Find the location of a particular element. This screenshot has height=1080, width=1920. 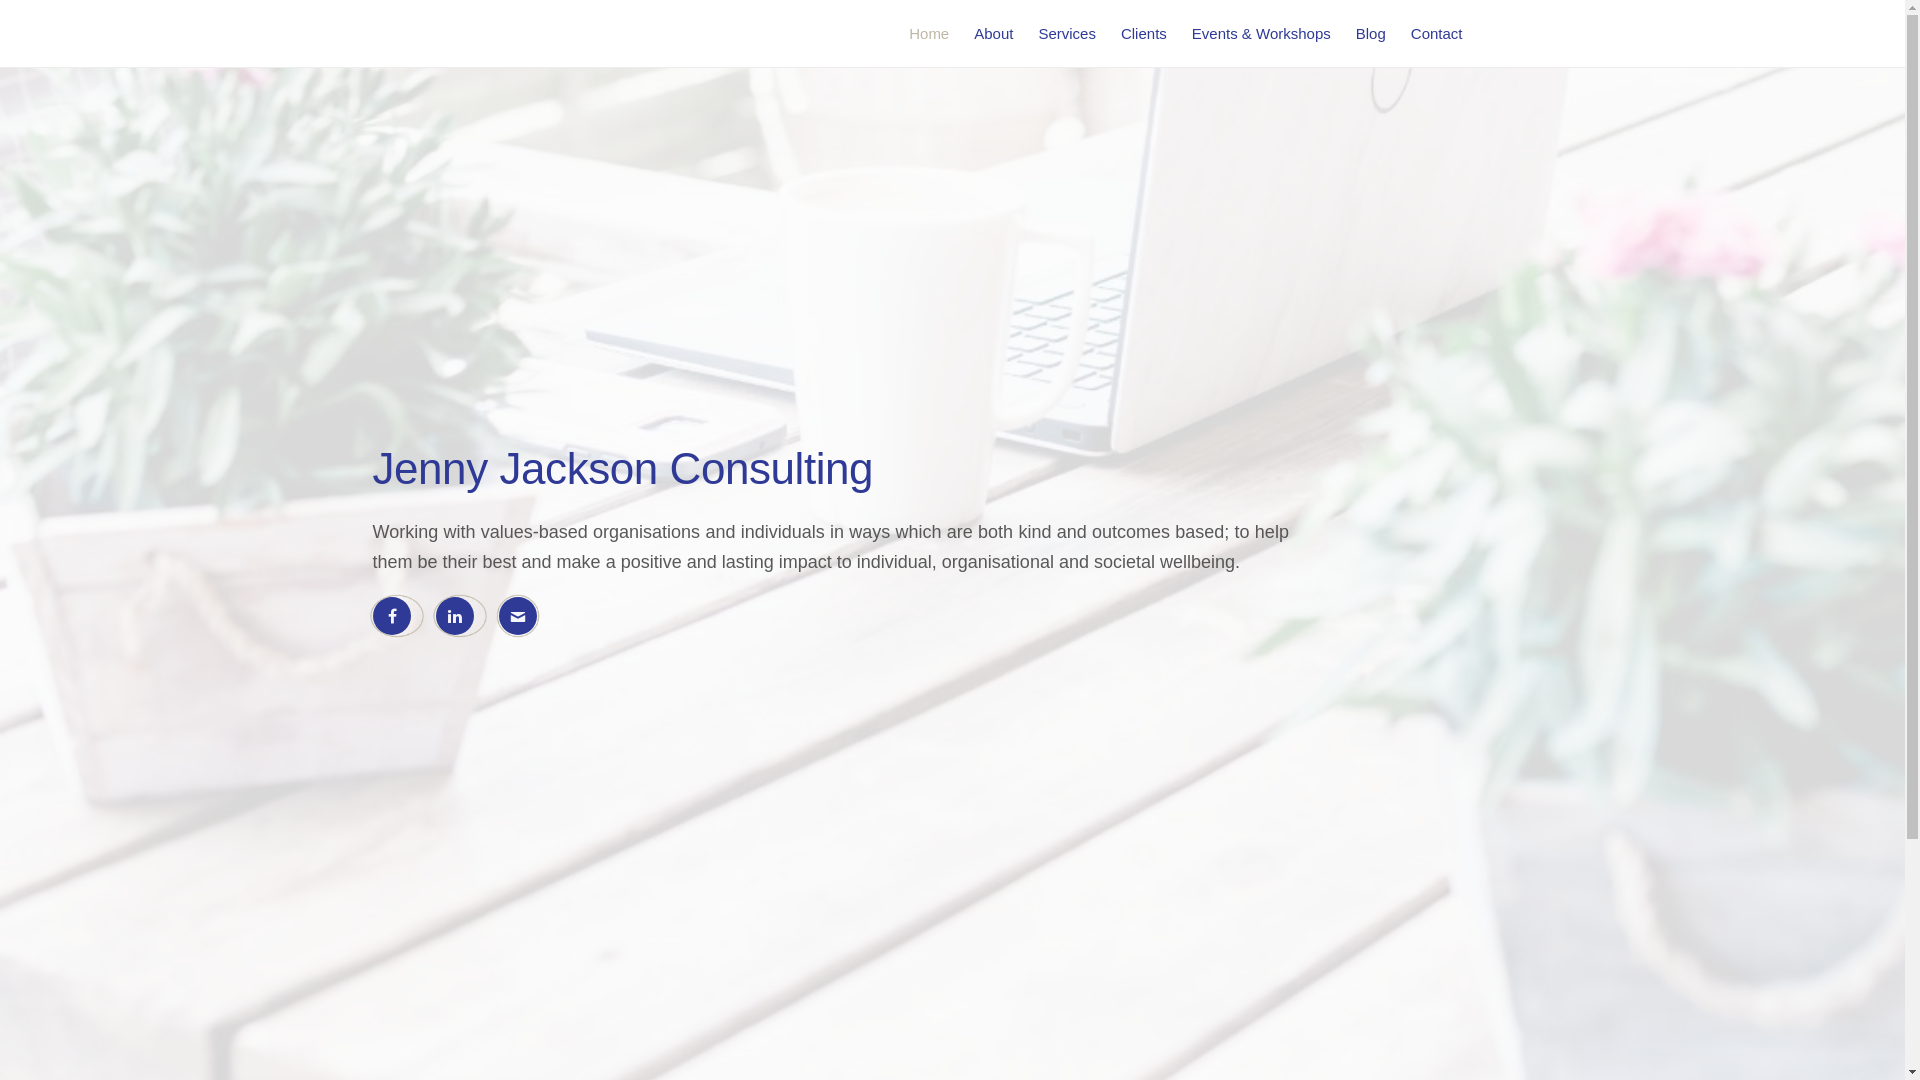

'Home' is located at coordinates (928, 33).